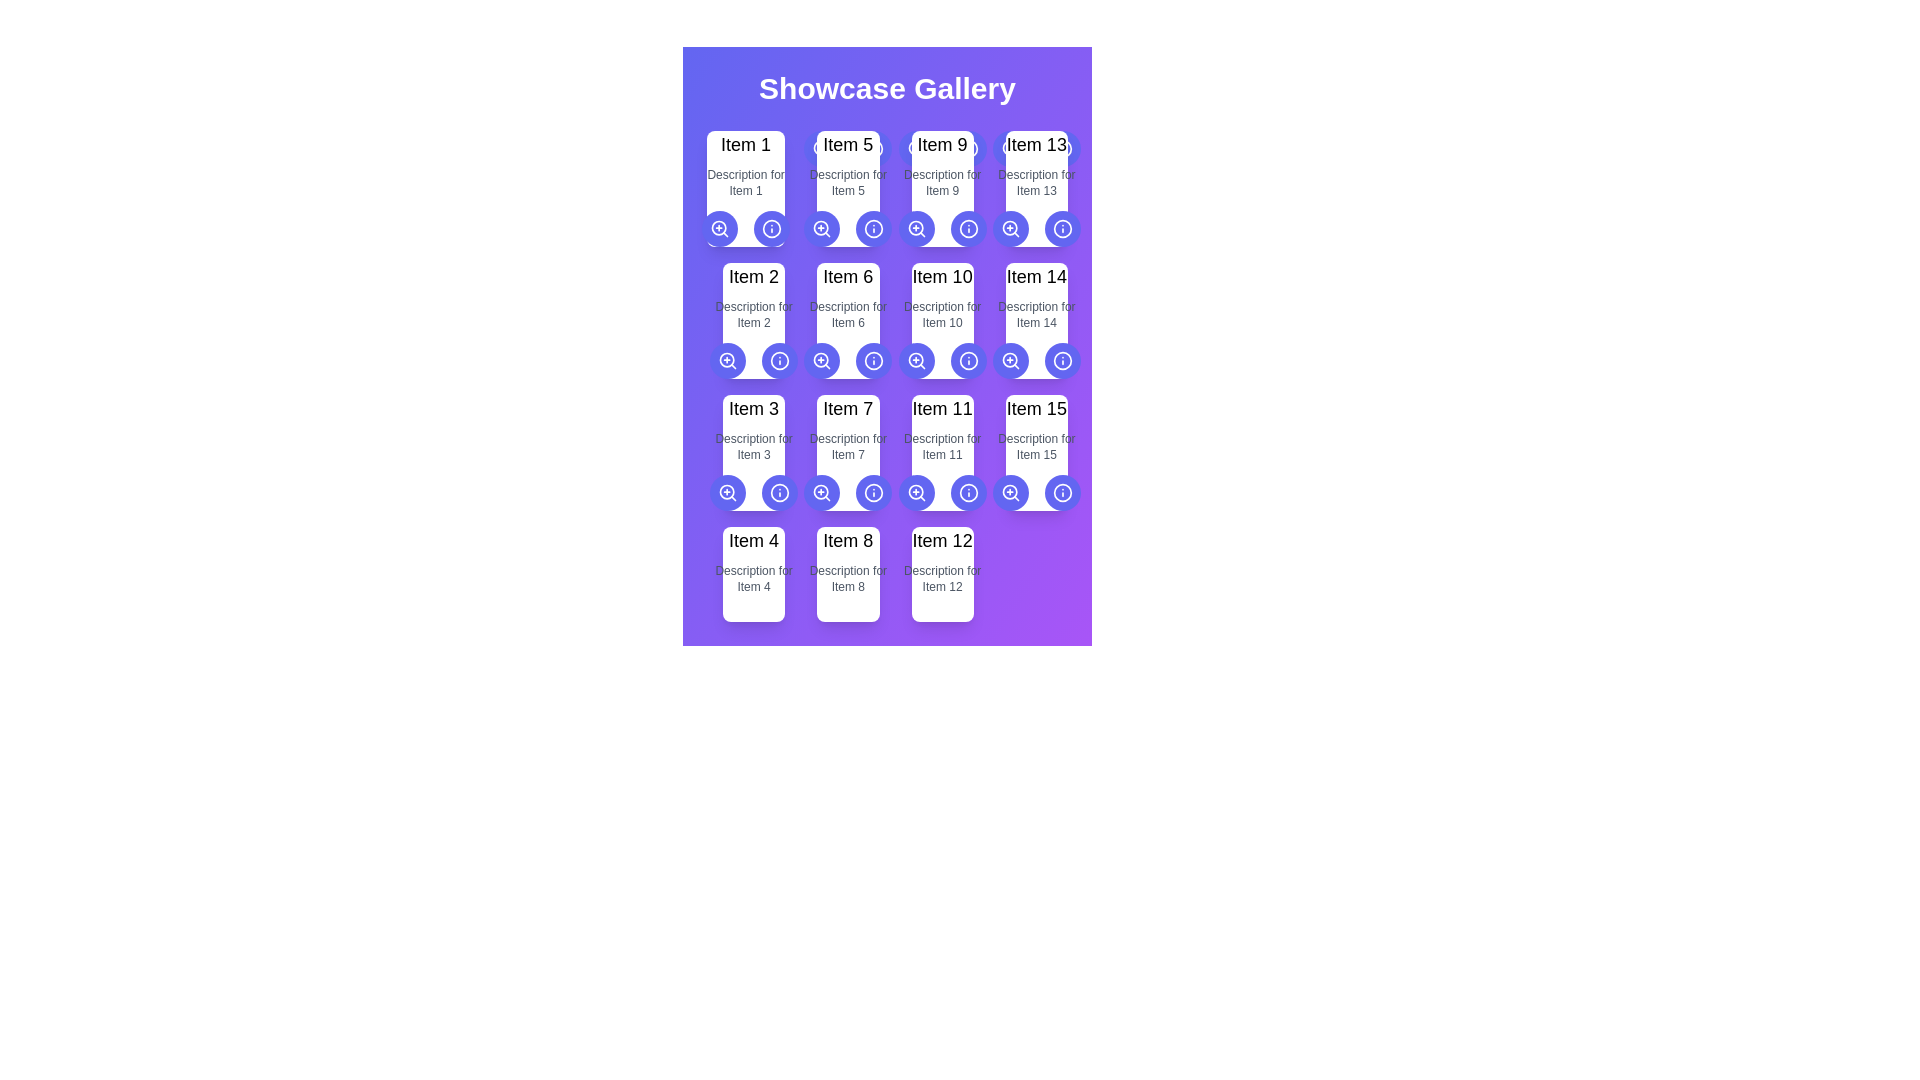 This screenshot has width=1920, height=1080. I want to click on the circular zoom-in button with an indigo background and white outline, located beneath the 'Item 10' label, so click(915, 361).